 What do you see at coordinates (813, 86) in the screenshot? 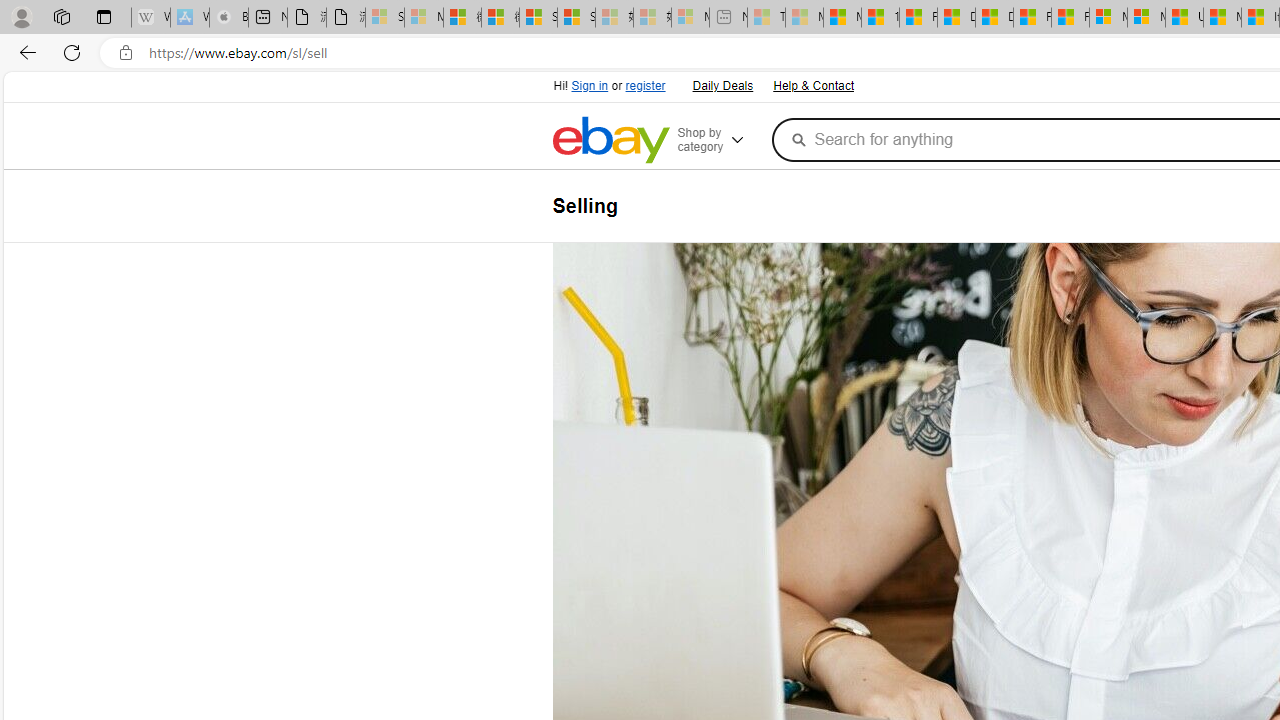
I see `'Help & Contact'` at bounding box center [813, 86].